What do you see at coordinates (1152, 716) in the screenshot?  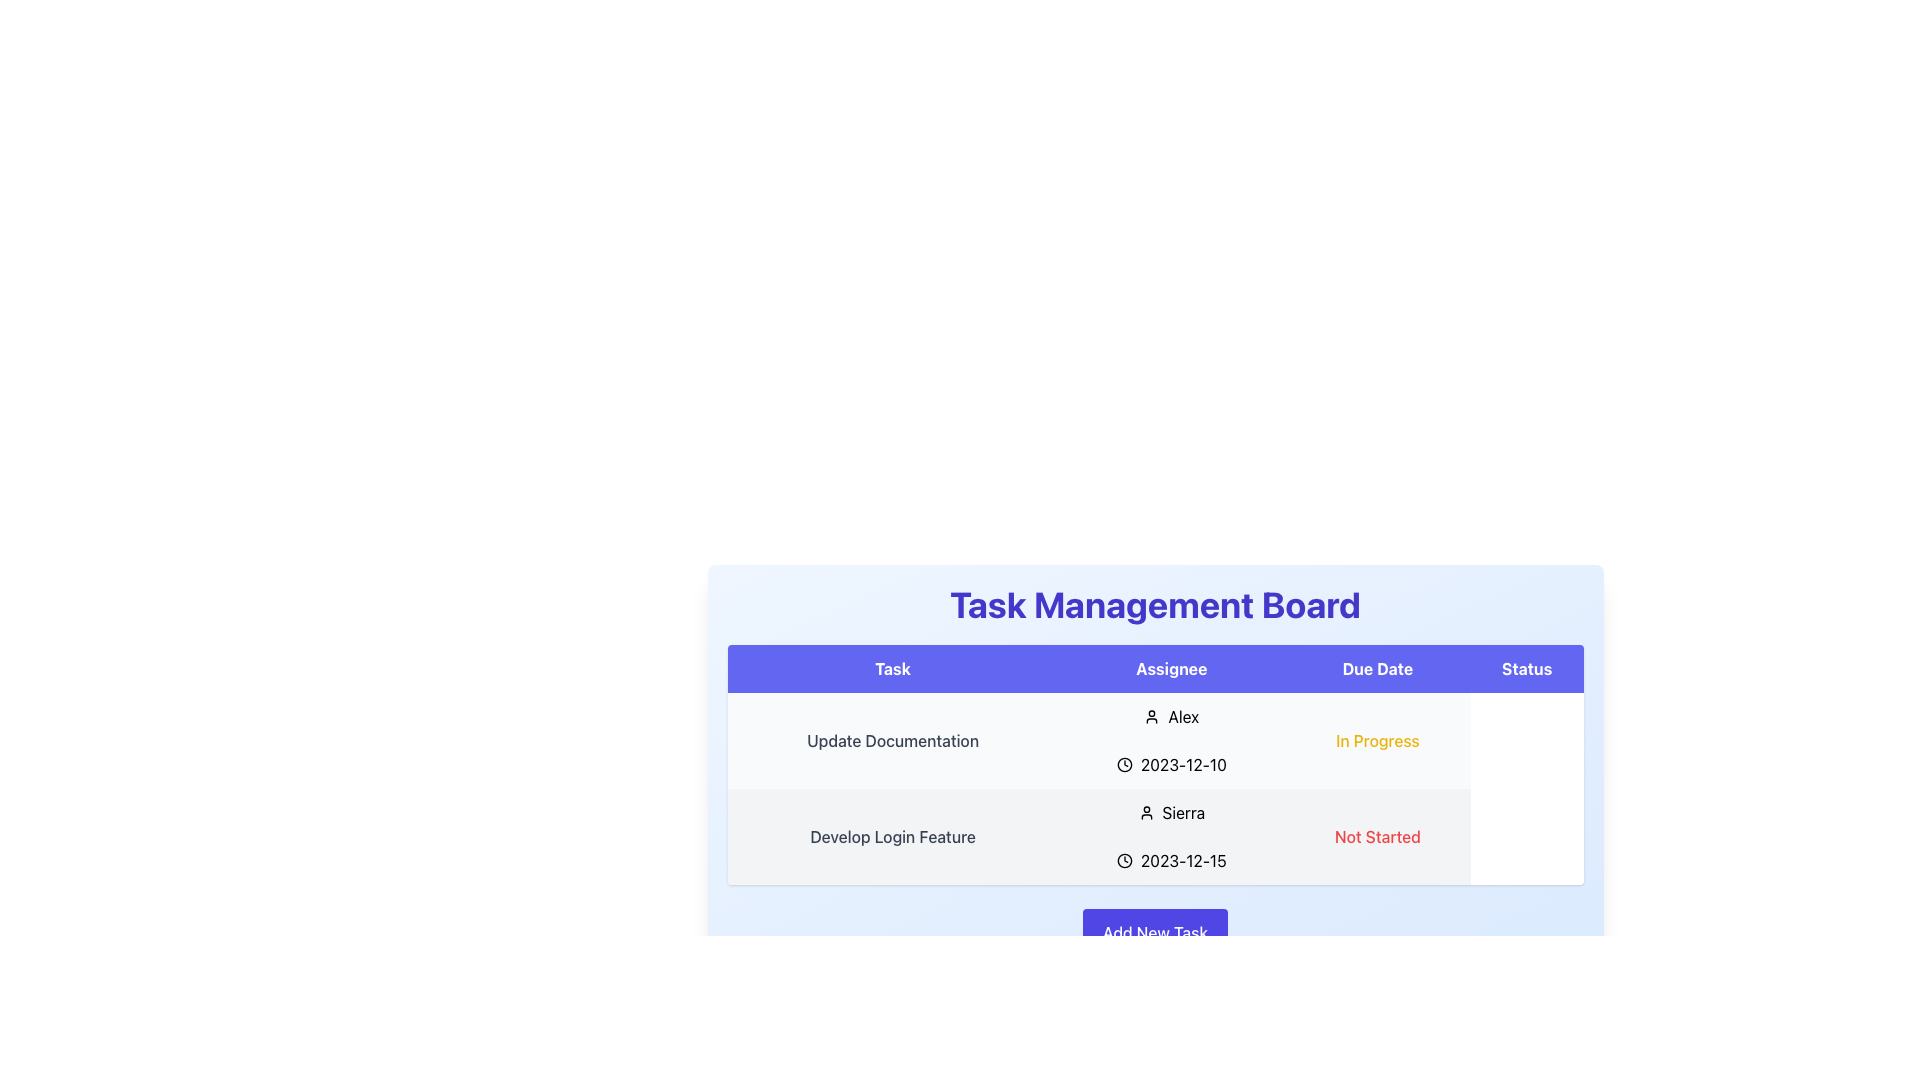 I see `the small graphical user icon representing the assignee, which is located in the 'Assignee' column and precedes the name 'Alex'` at bounding box center [1152, 716].